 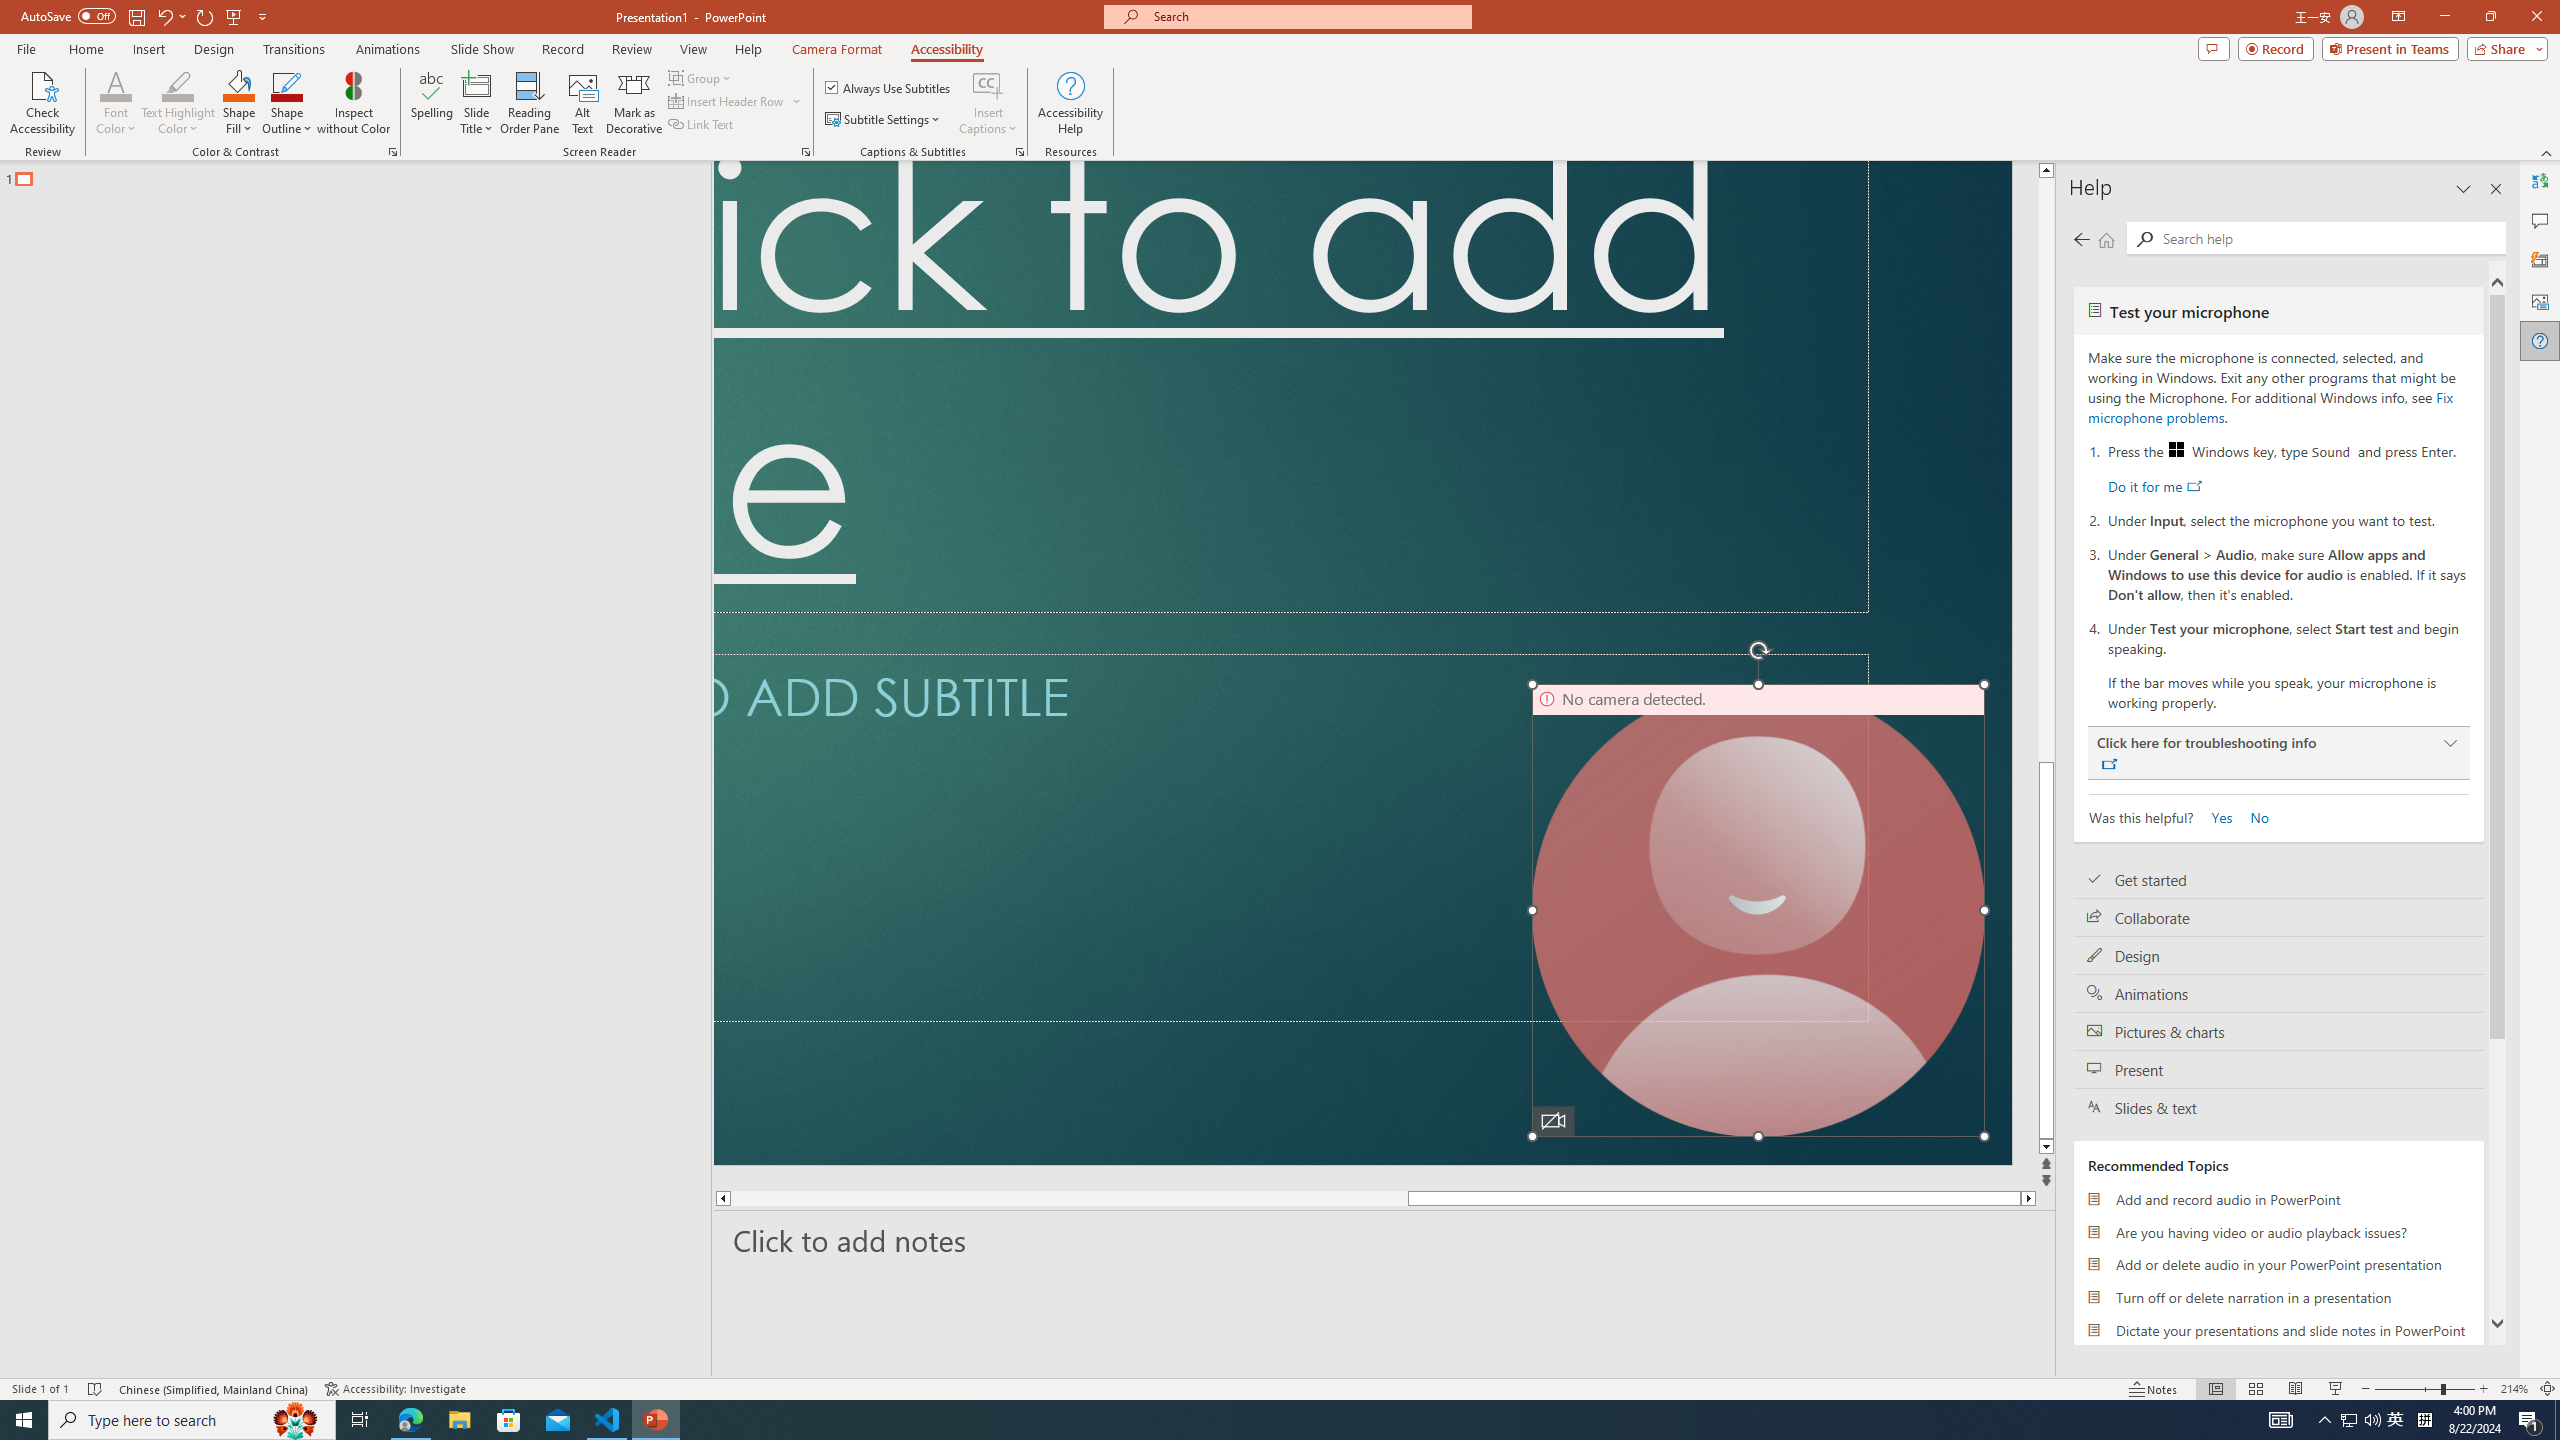 I want to click on 'Dictate your presentations and slide notes in PowerPoint', so click(x=2278, y=1329).